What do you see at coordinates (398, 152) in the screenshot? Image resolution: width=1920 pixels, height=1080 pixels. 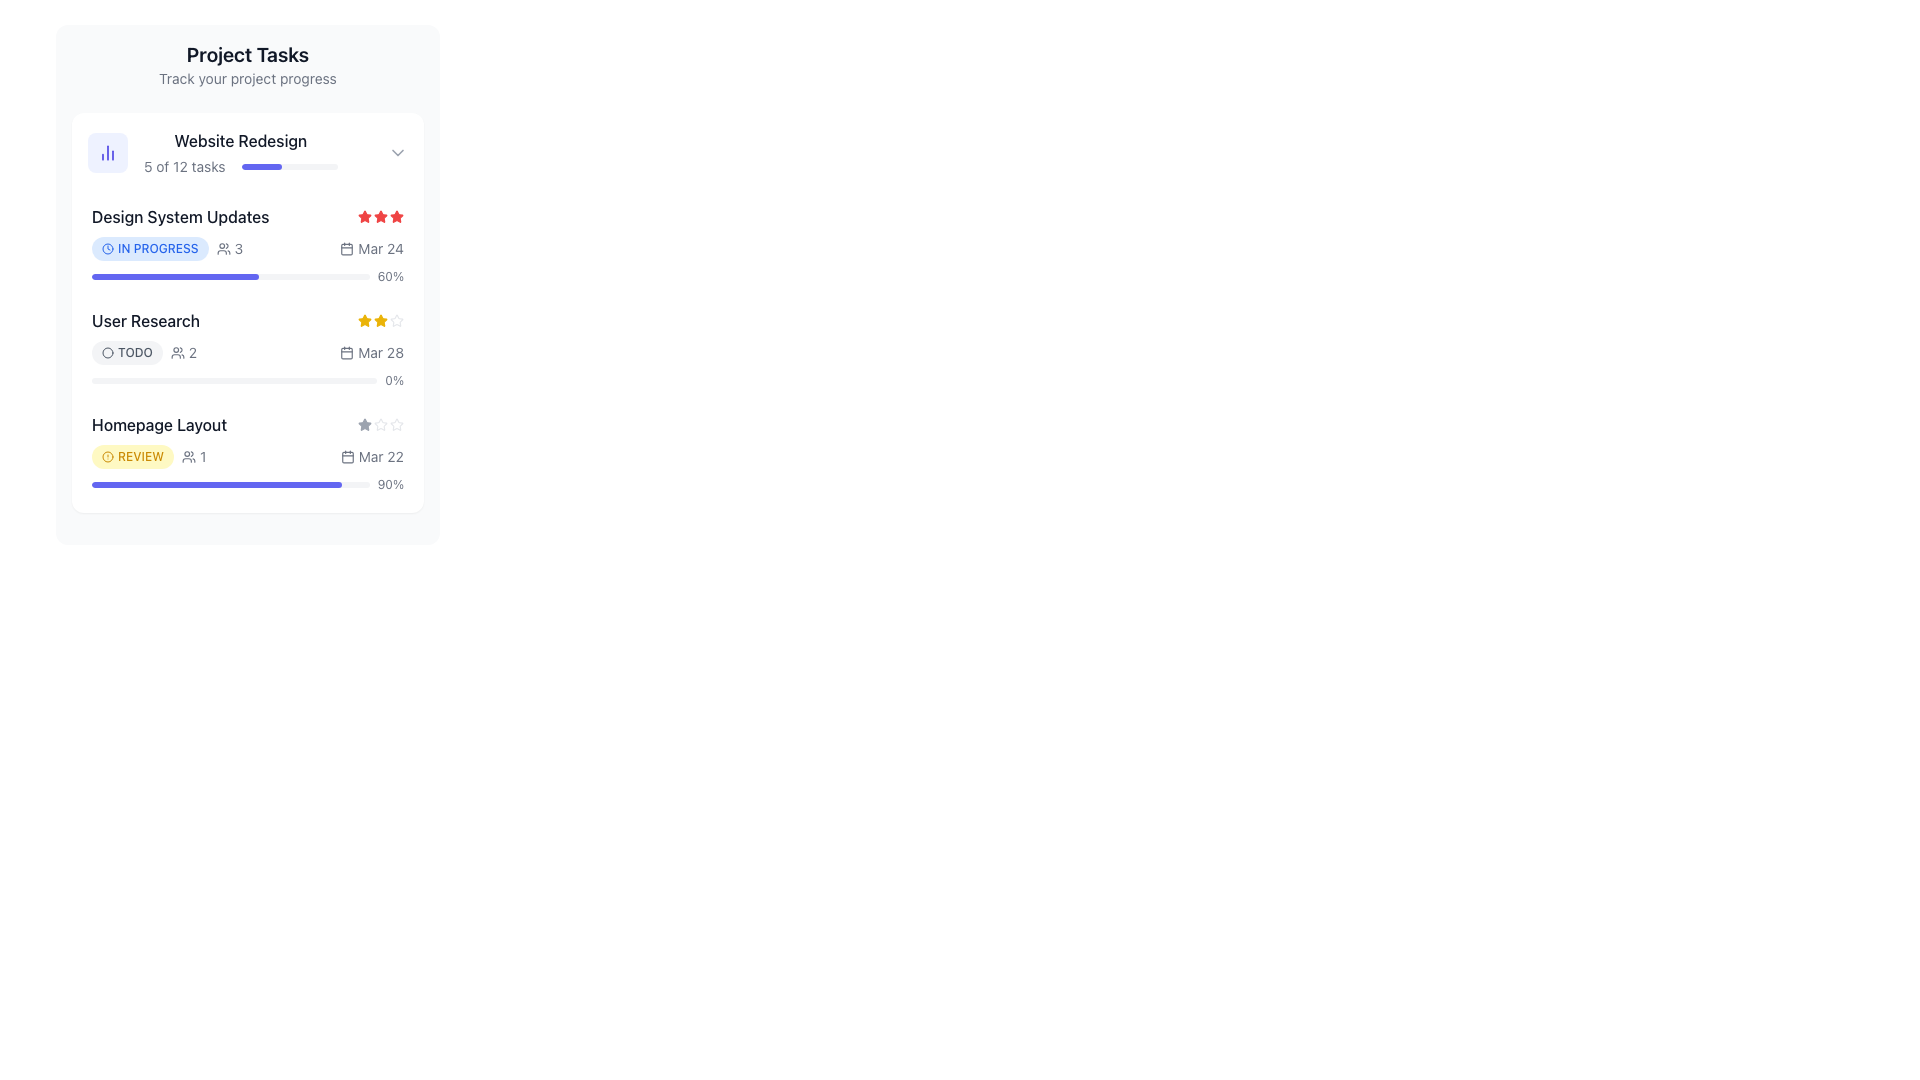 I see `the toggle icon located at the far-right of the 'Website Redesign' task header` at bounding box center [398, 152].